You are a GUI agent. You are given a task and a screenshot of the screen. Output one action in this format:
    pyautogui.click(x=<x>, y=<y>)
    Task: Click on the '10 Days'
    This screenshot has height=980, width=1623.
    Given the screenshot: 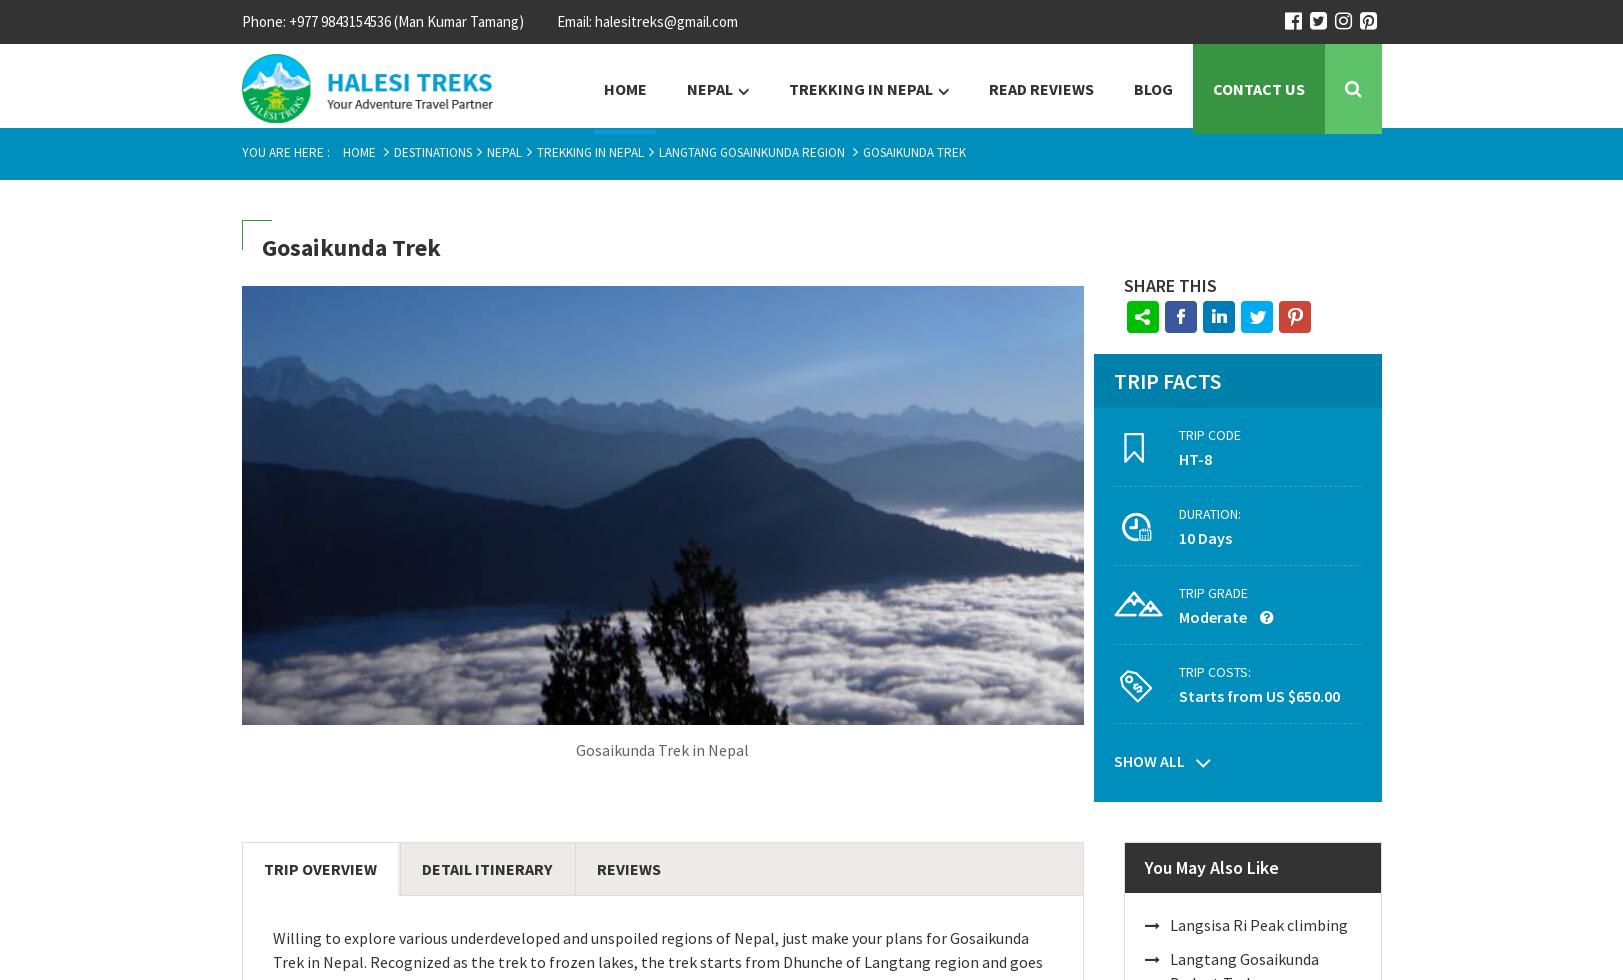 What is the action you would take?
    pyautogui.click(x=1204, y=538)
    